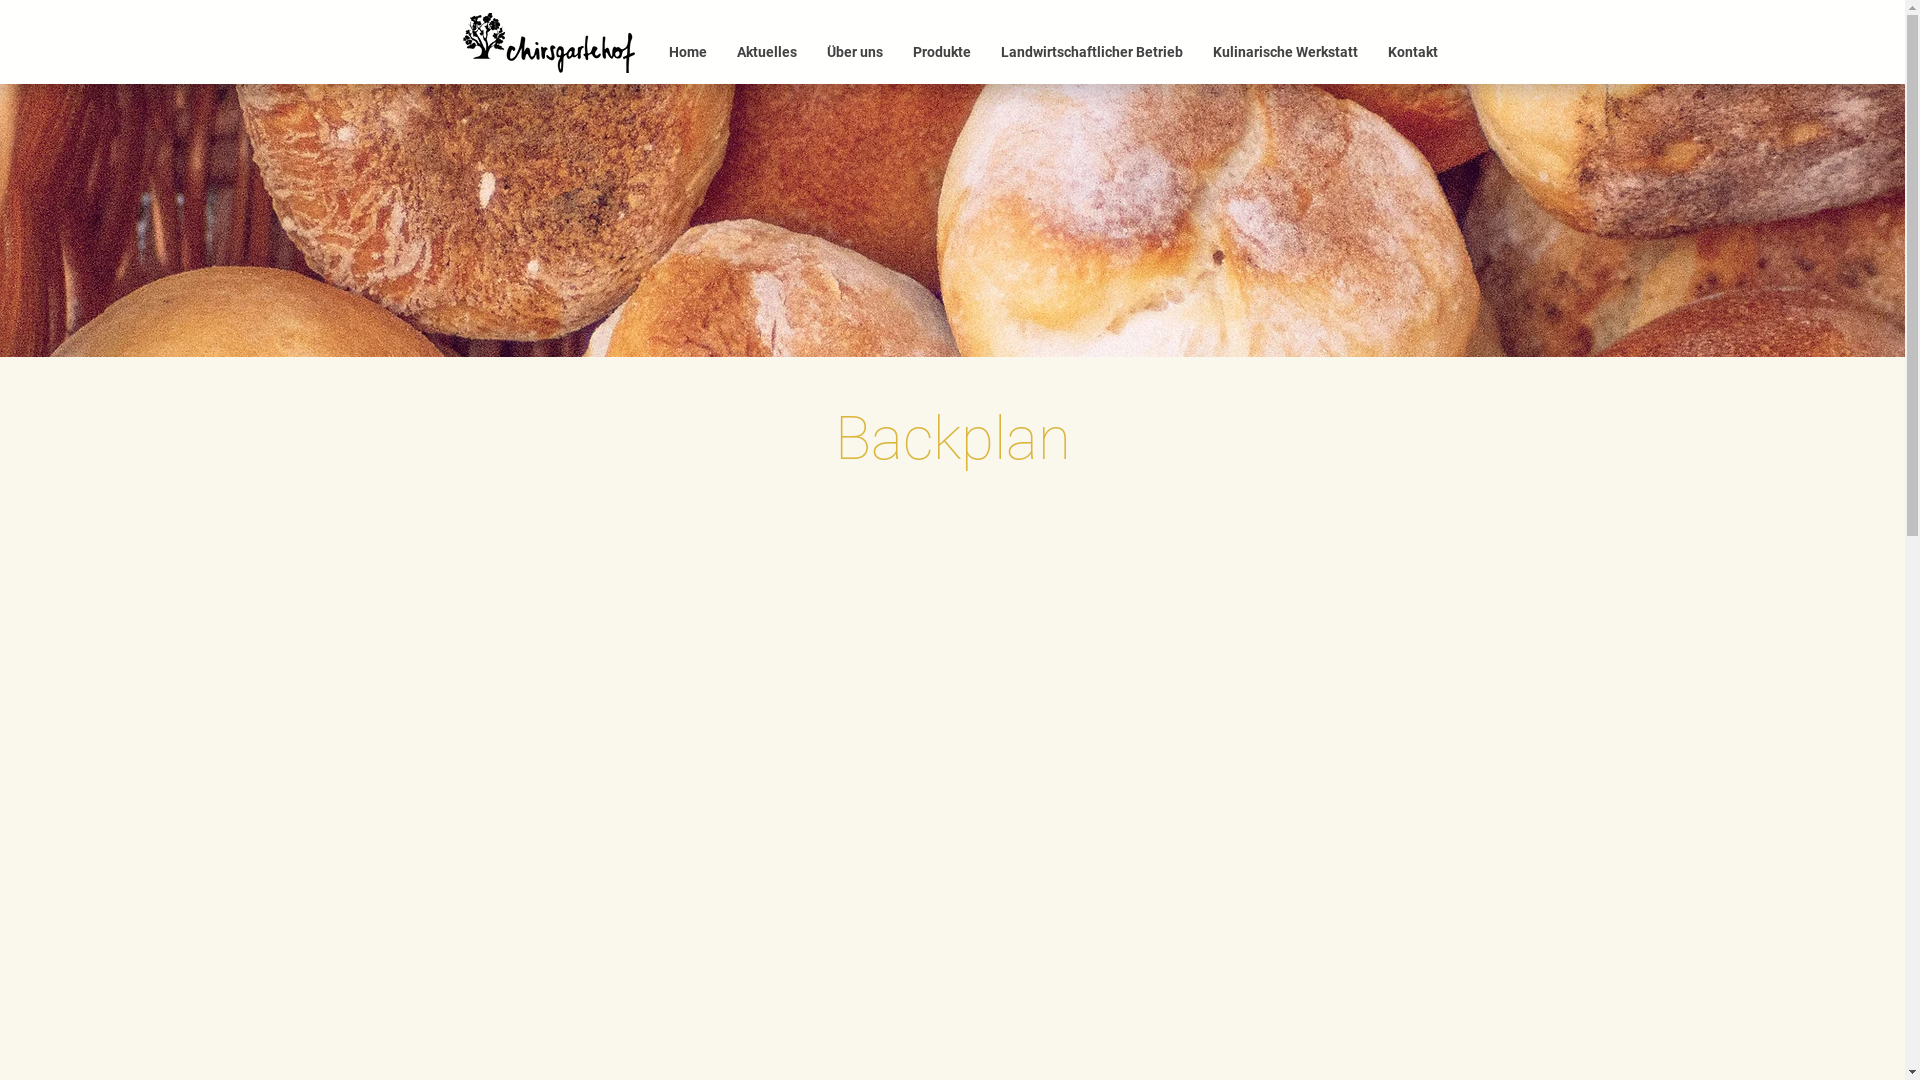 This screenshot has height=1080, width=1920. What do you see at coordinates (1410, 51) in the screenshot?
I see `'Kontakt'` at bounding box center [1410, 51].